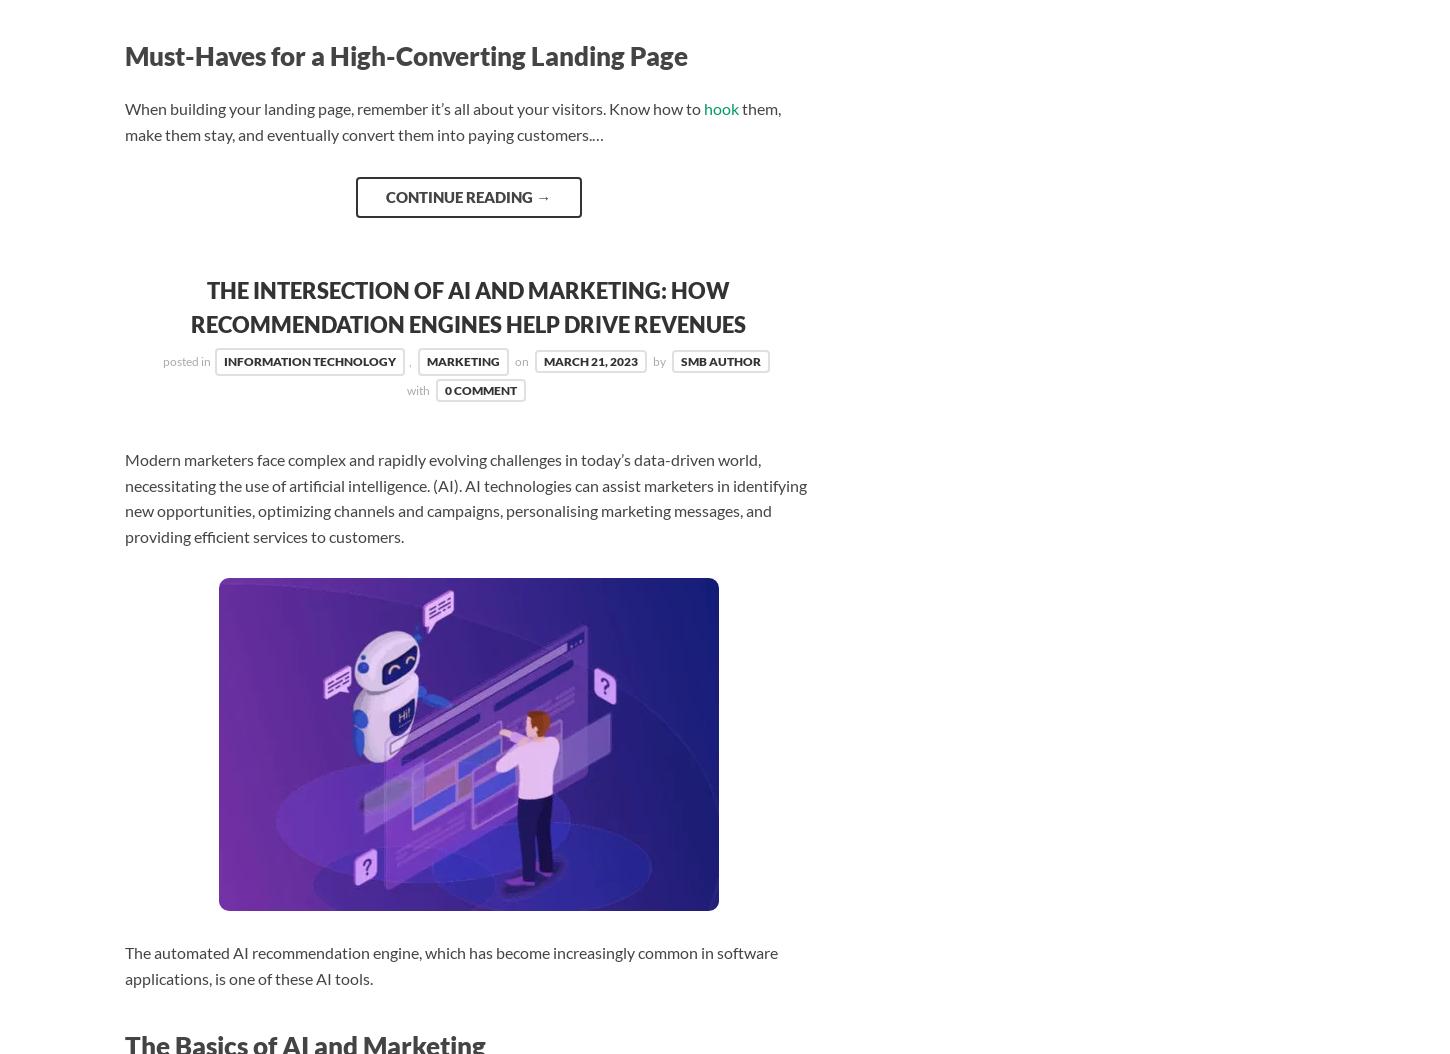 The width and height of the screenshot is (1450, 1054). What do you see at coordinates (467, 306) in the screenshot?
I see `'The Intersection of AI and Marketing: How Recommendation Engines Help Drive Revenues'` at bounding box center [467, 306].